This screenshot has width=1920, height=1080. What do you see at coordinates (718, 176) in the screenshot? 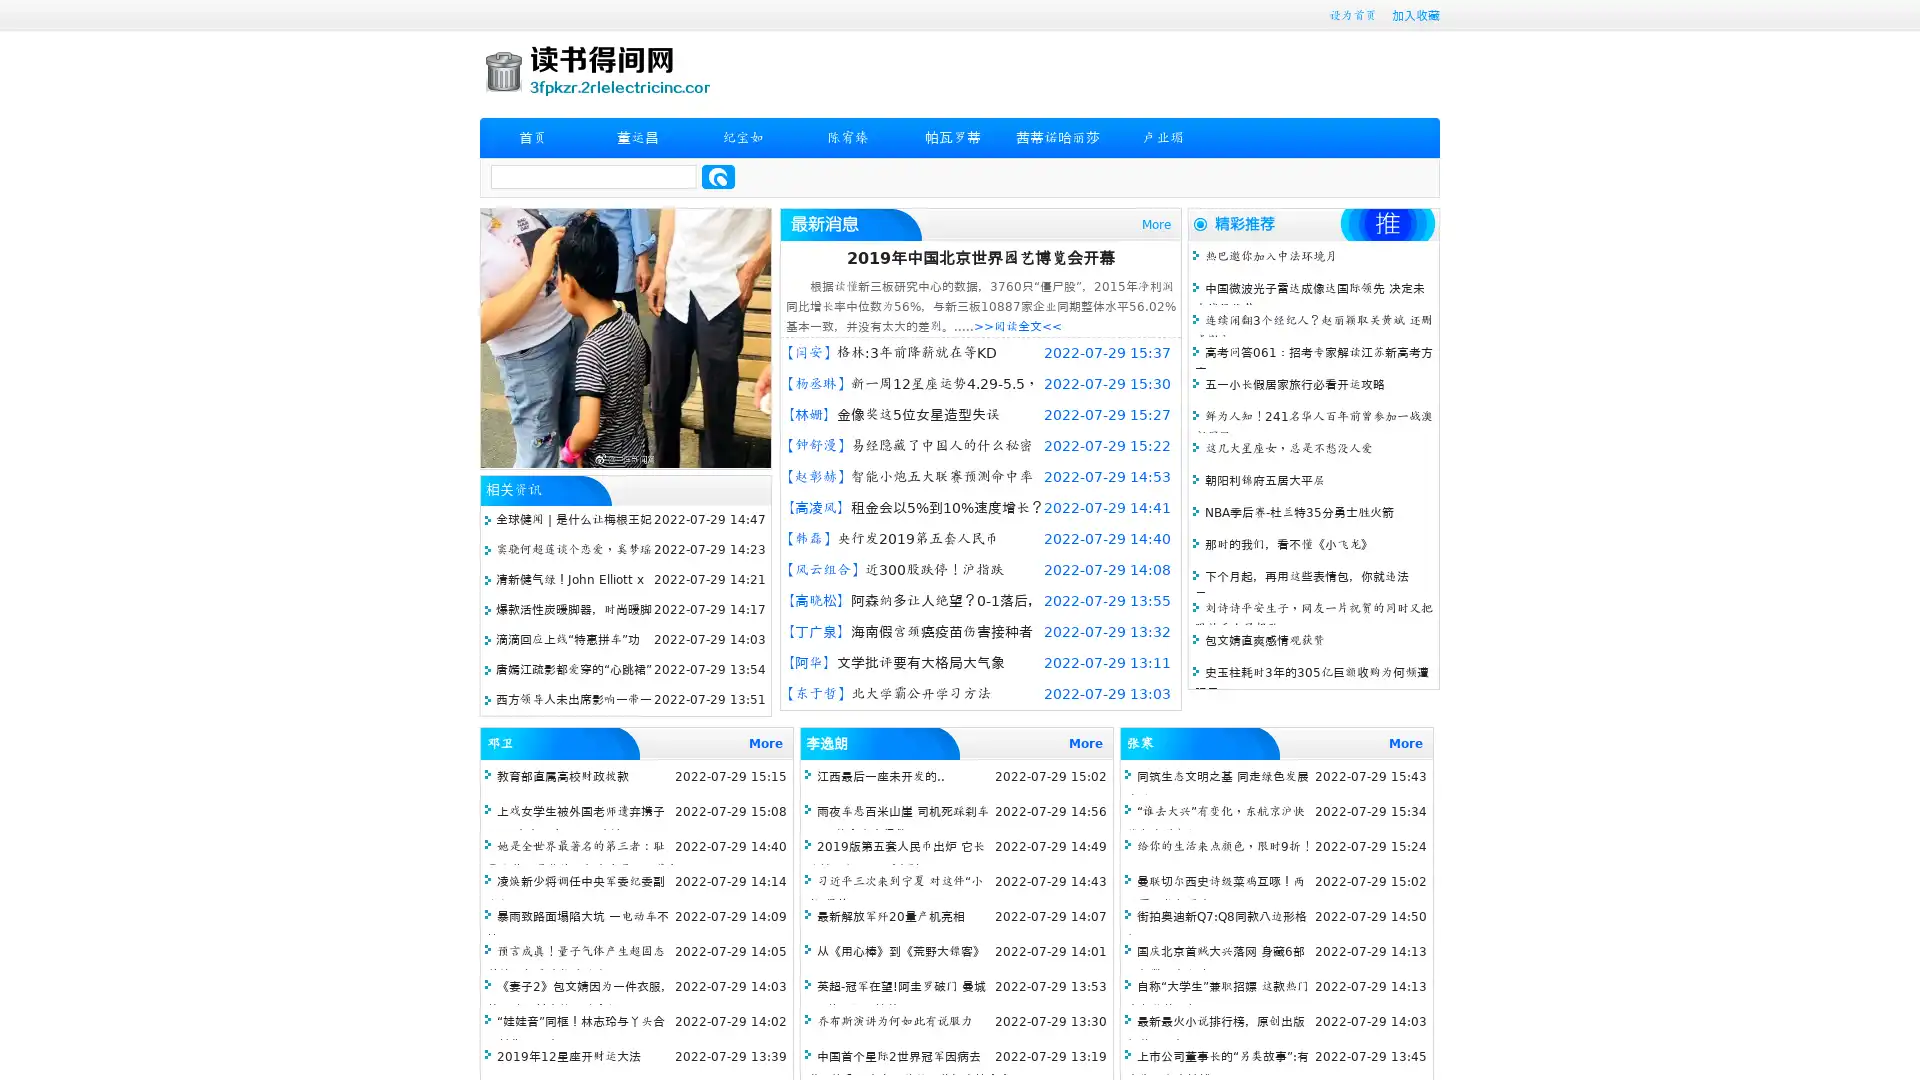
I see `Search` at bounding box center [718, 176].